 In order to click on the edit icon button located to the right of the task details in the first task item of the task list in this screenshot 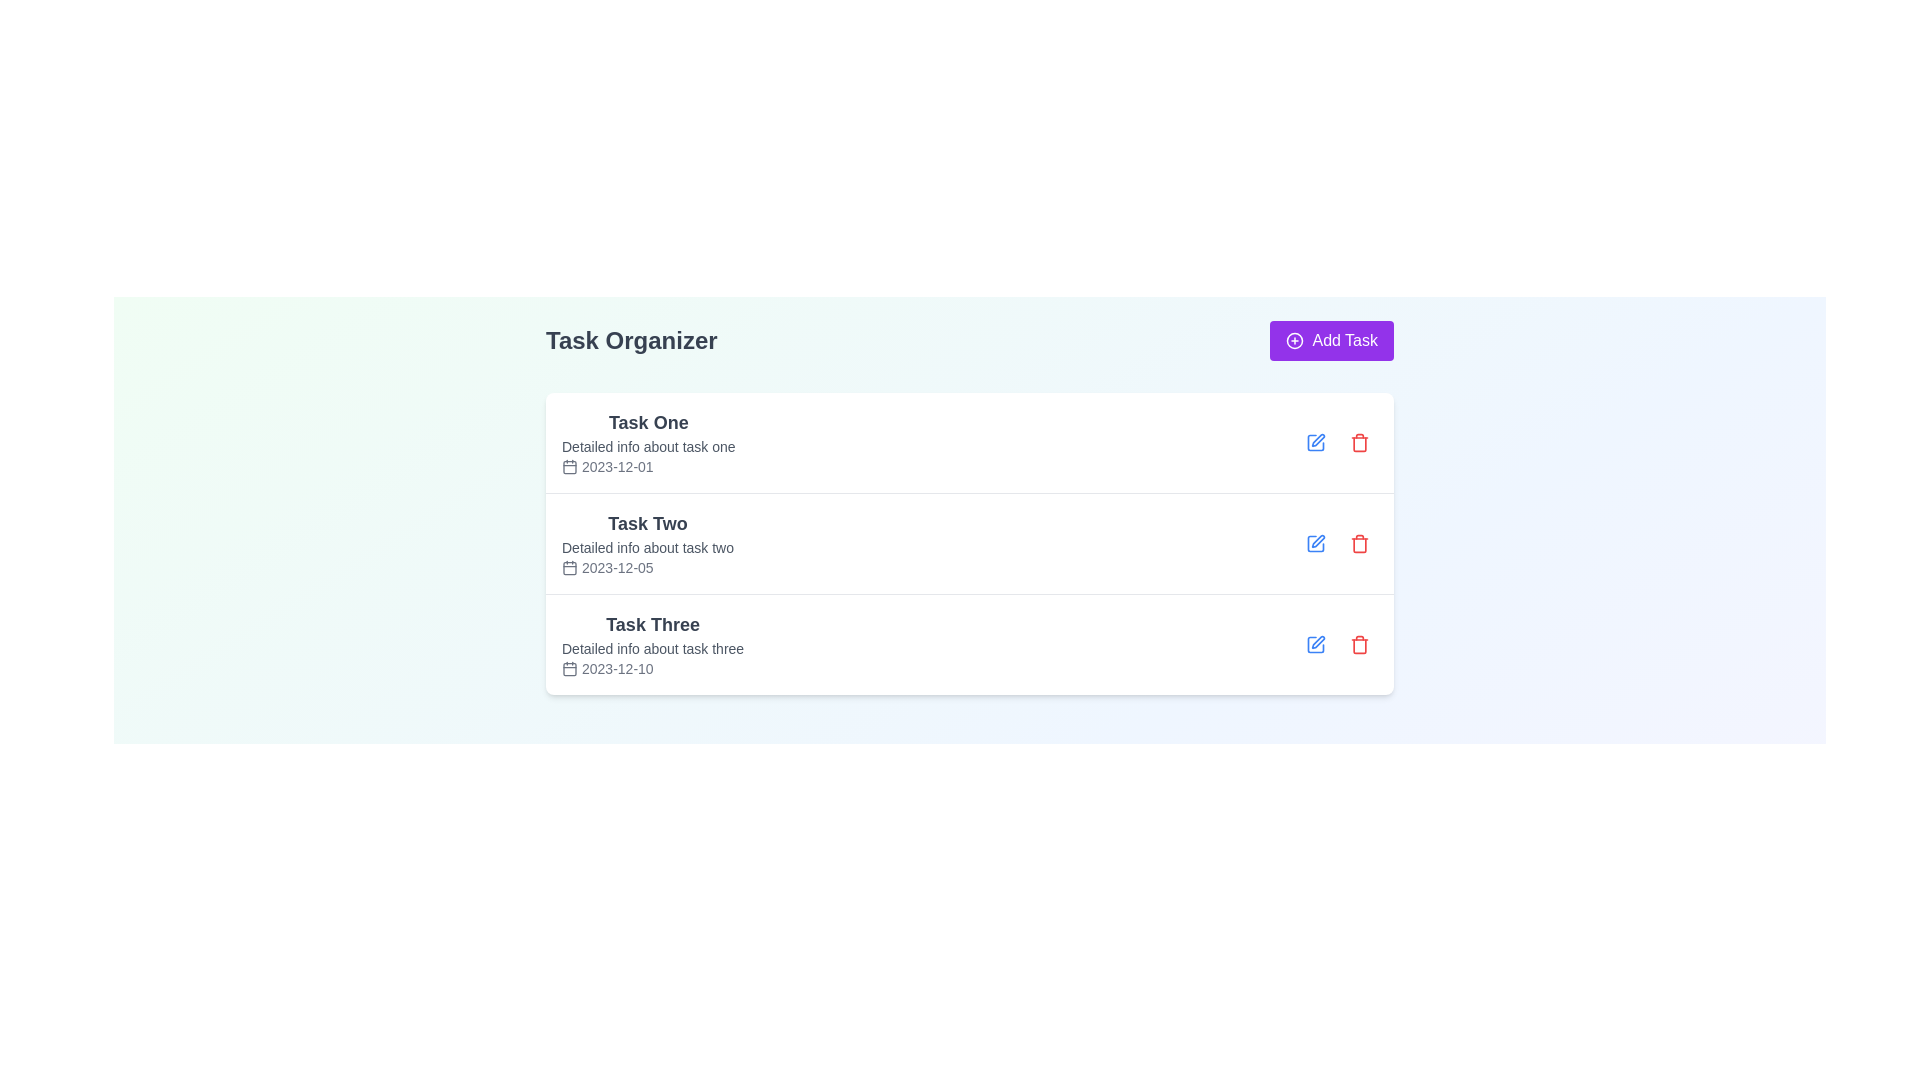, I will do `click(1315, 442)`.